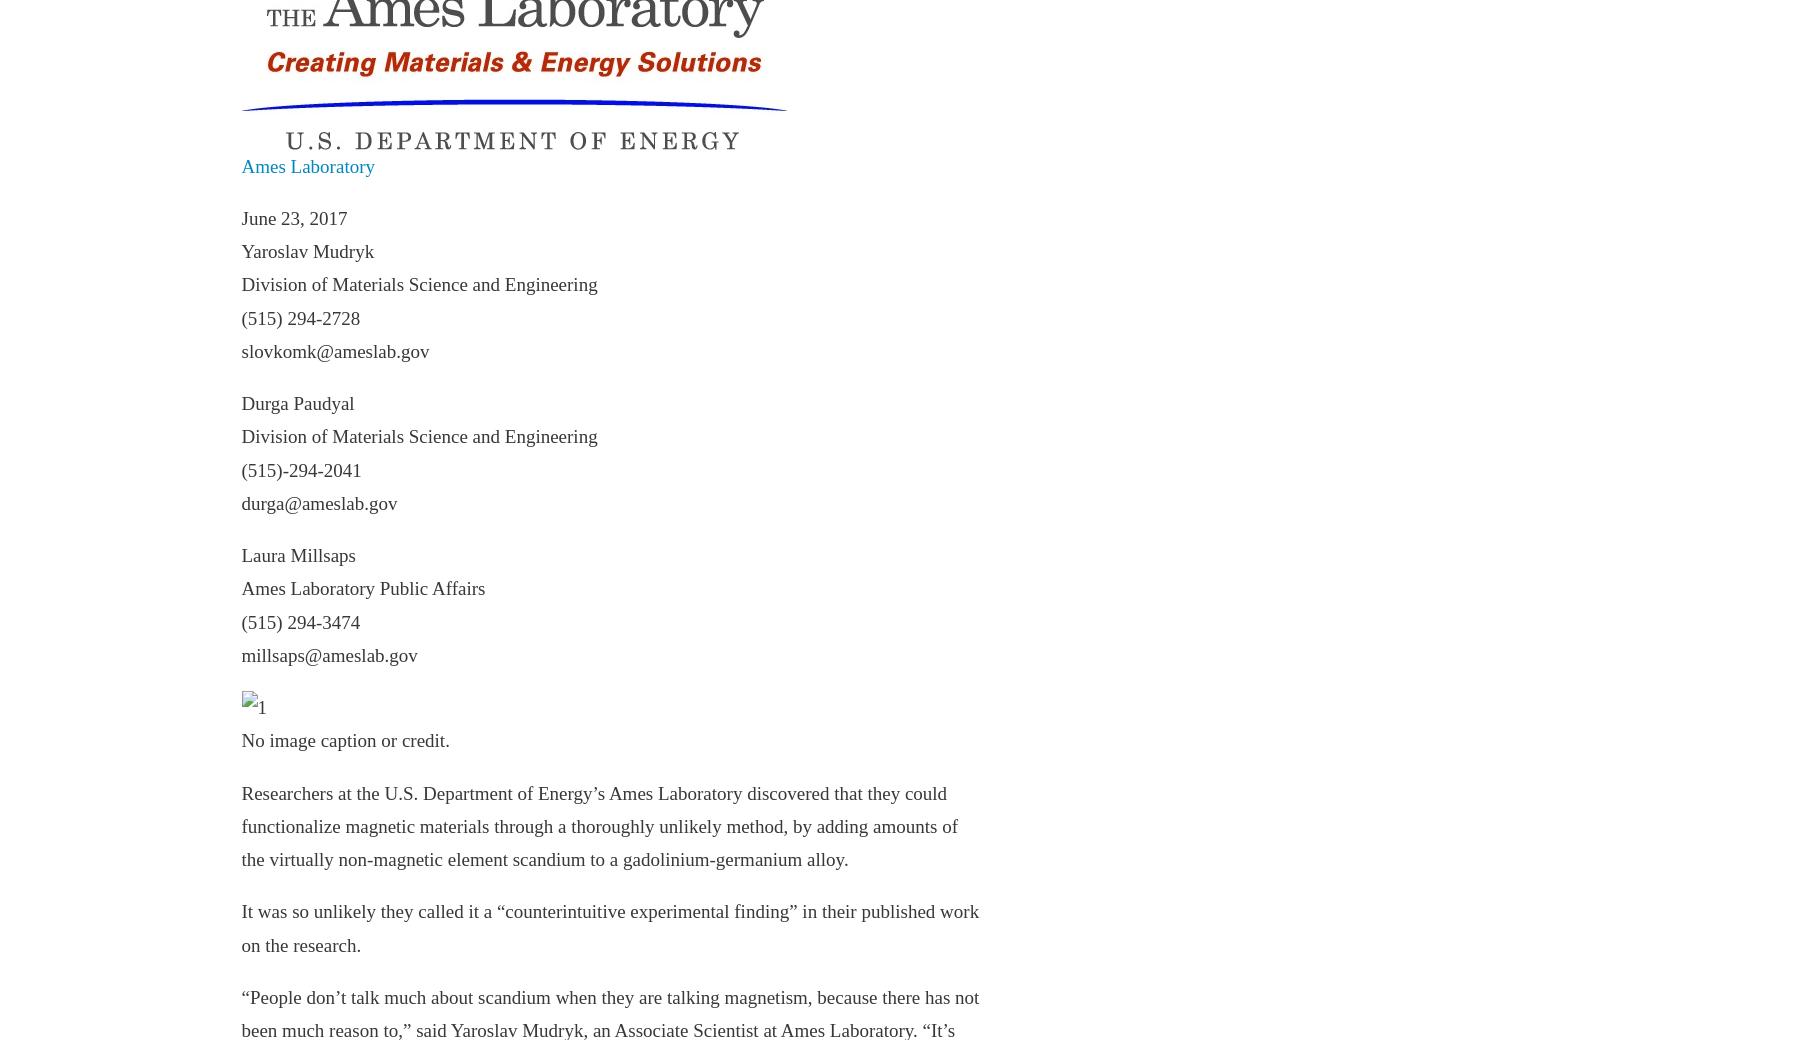 The width and height of the screenshot is (1800, 1040). I want to click on 'millsaps@ameslab.gov', so click(328, 654).